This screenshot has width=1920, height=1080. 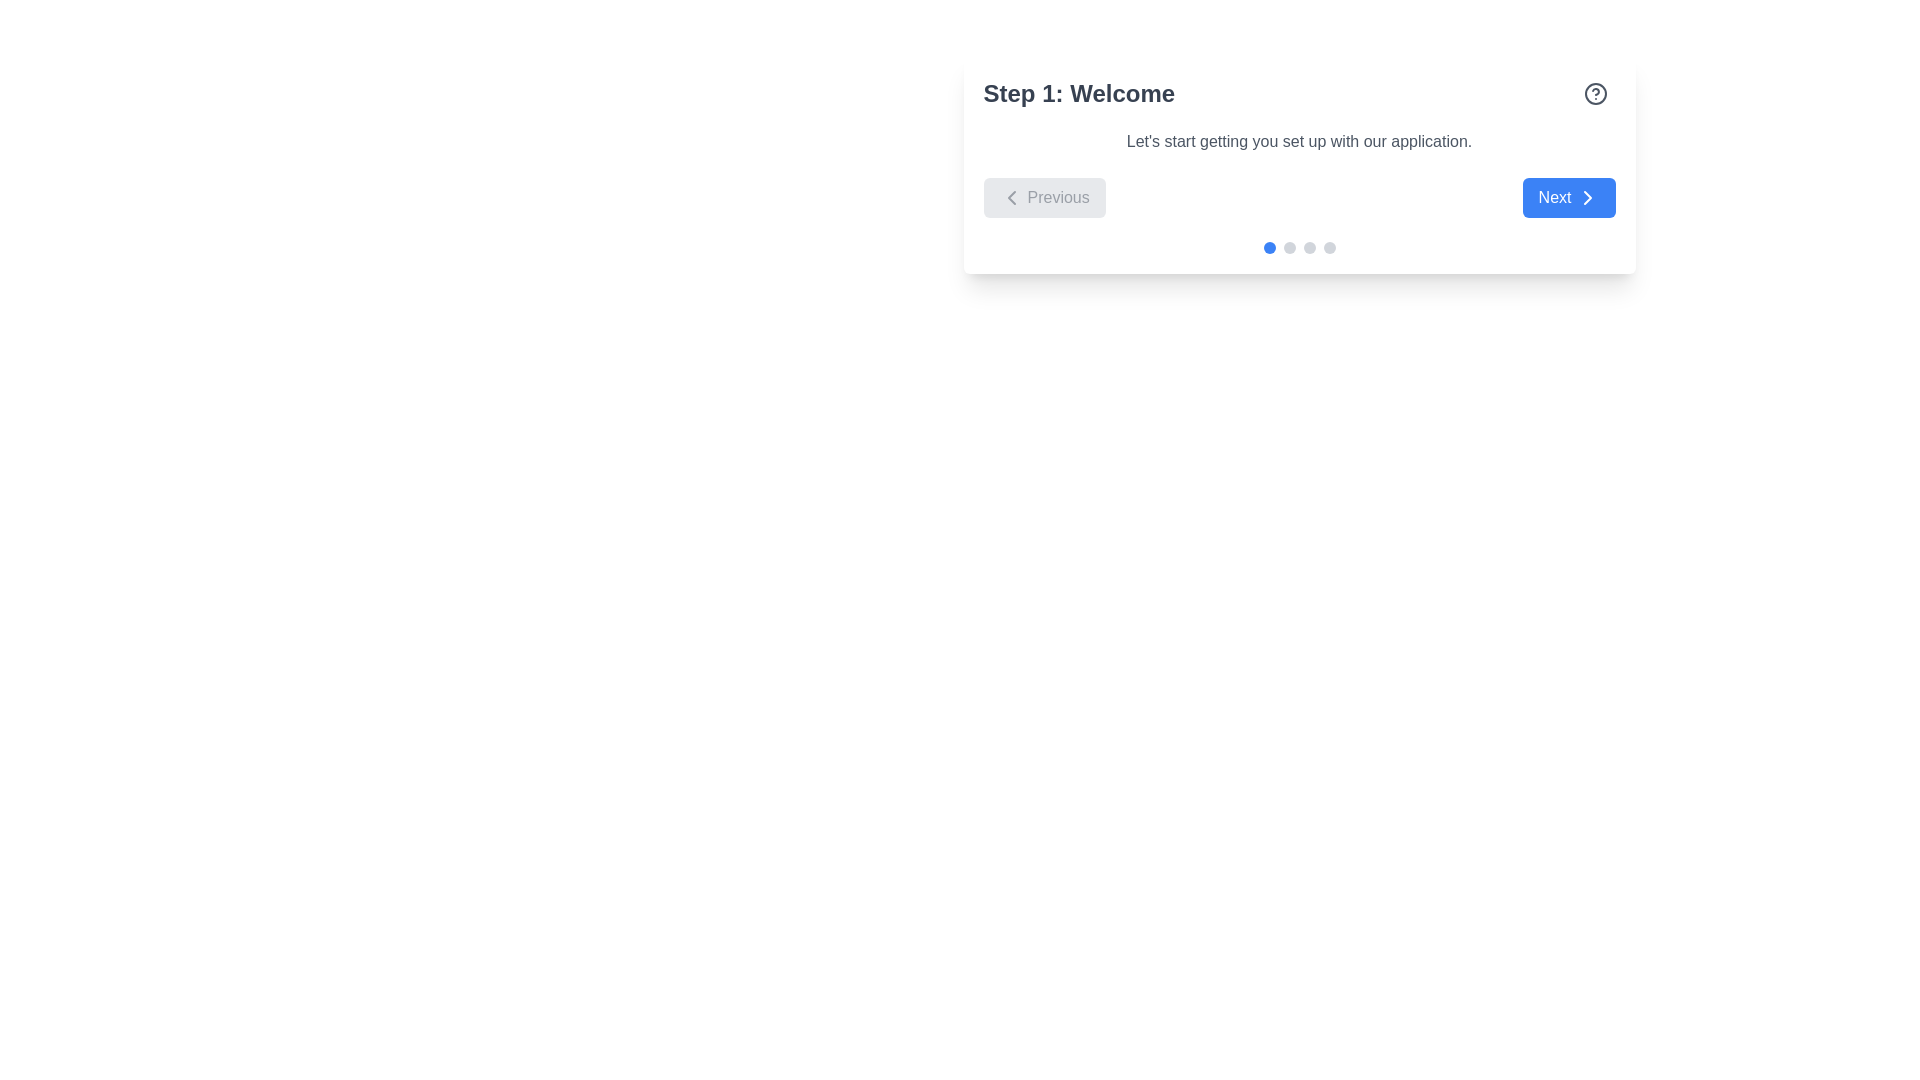 What do you see at coordinates (1268, 246) in the screenshot?
I see `the first circular indicator of the pagination component at the bottom-center of the card, which indicates the active page with a blue color` at bounding box center [1268, 246].